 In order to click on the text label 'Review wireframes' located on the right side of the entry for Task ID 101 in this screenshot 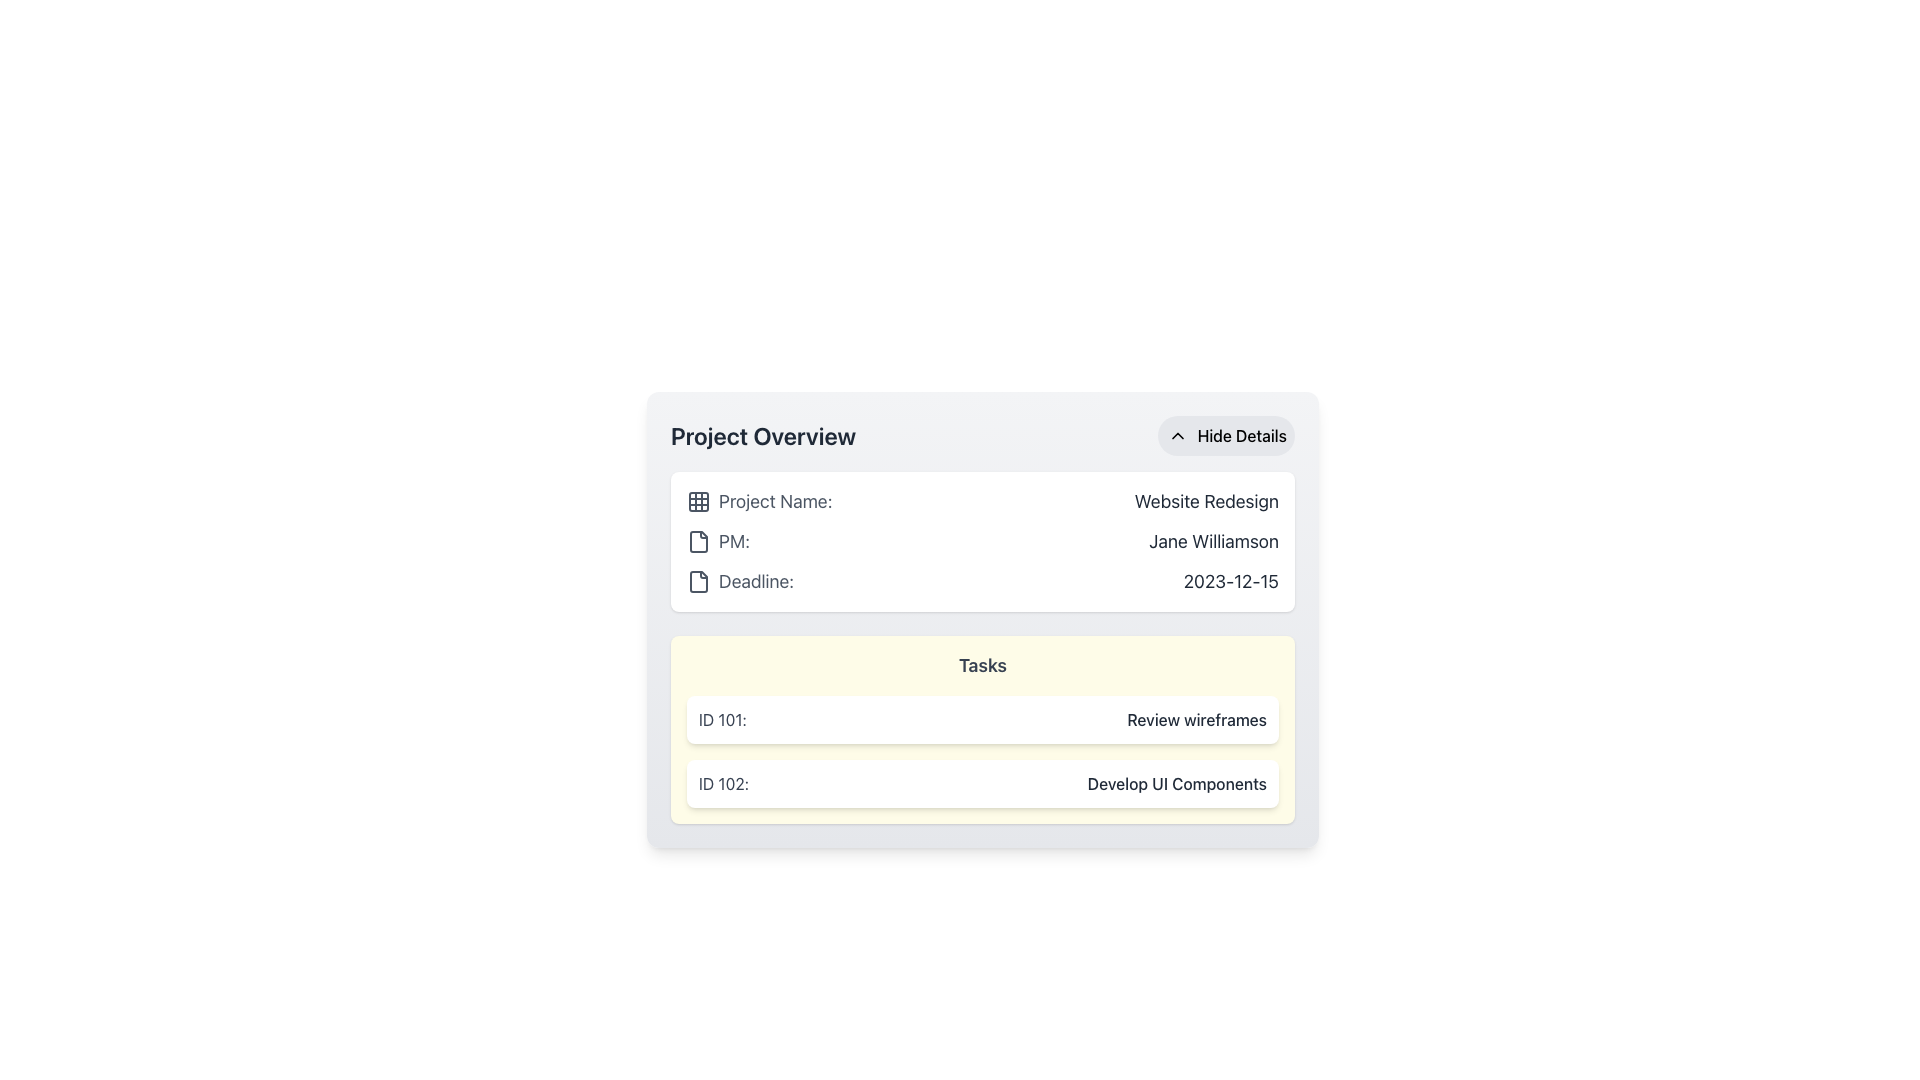, I will do `click(1197, 720)`.